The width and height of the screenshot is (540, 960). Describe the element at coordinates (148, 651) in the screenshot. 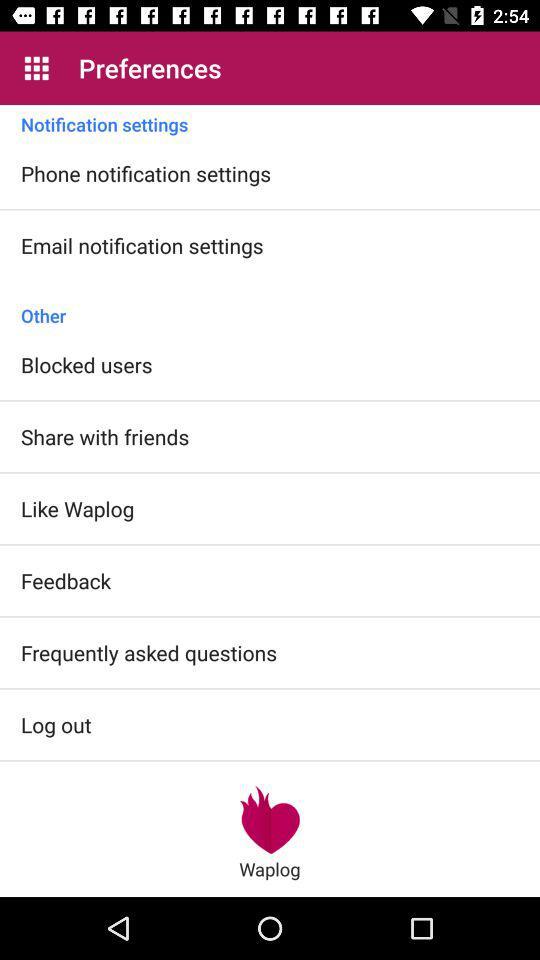

I see `icon below the feedback icon` at that location.